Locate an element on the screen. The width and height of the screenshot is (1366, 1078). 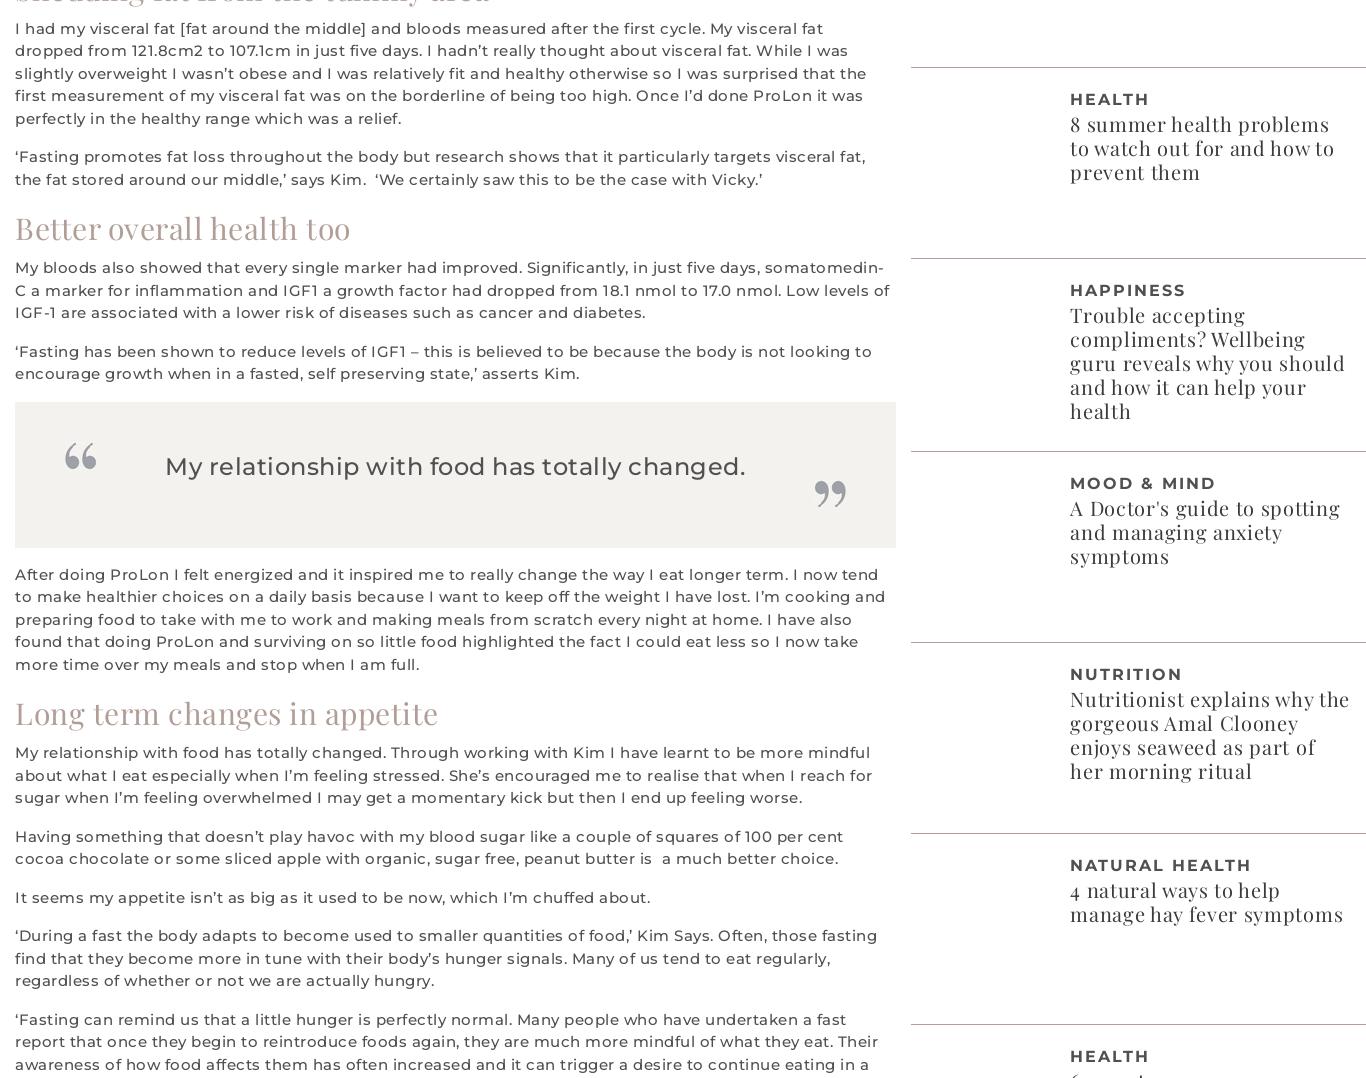
'My relationship with food has totally changed. Through working with Kim I have learnt to be more mindful about what I eat especially when I’m feeling stressed. She’s encouraged me to realise that when I reach for sugar when I’m feeling overwhelmed I may get a momentary kick but then I end up feeling worse.' is located at coordinates (442, 773).